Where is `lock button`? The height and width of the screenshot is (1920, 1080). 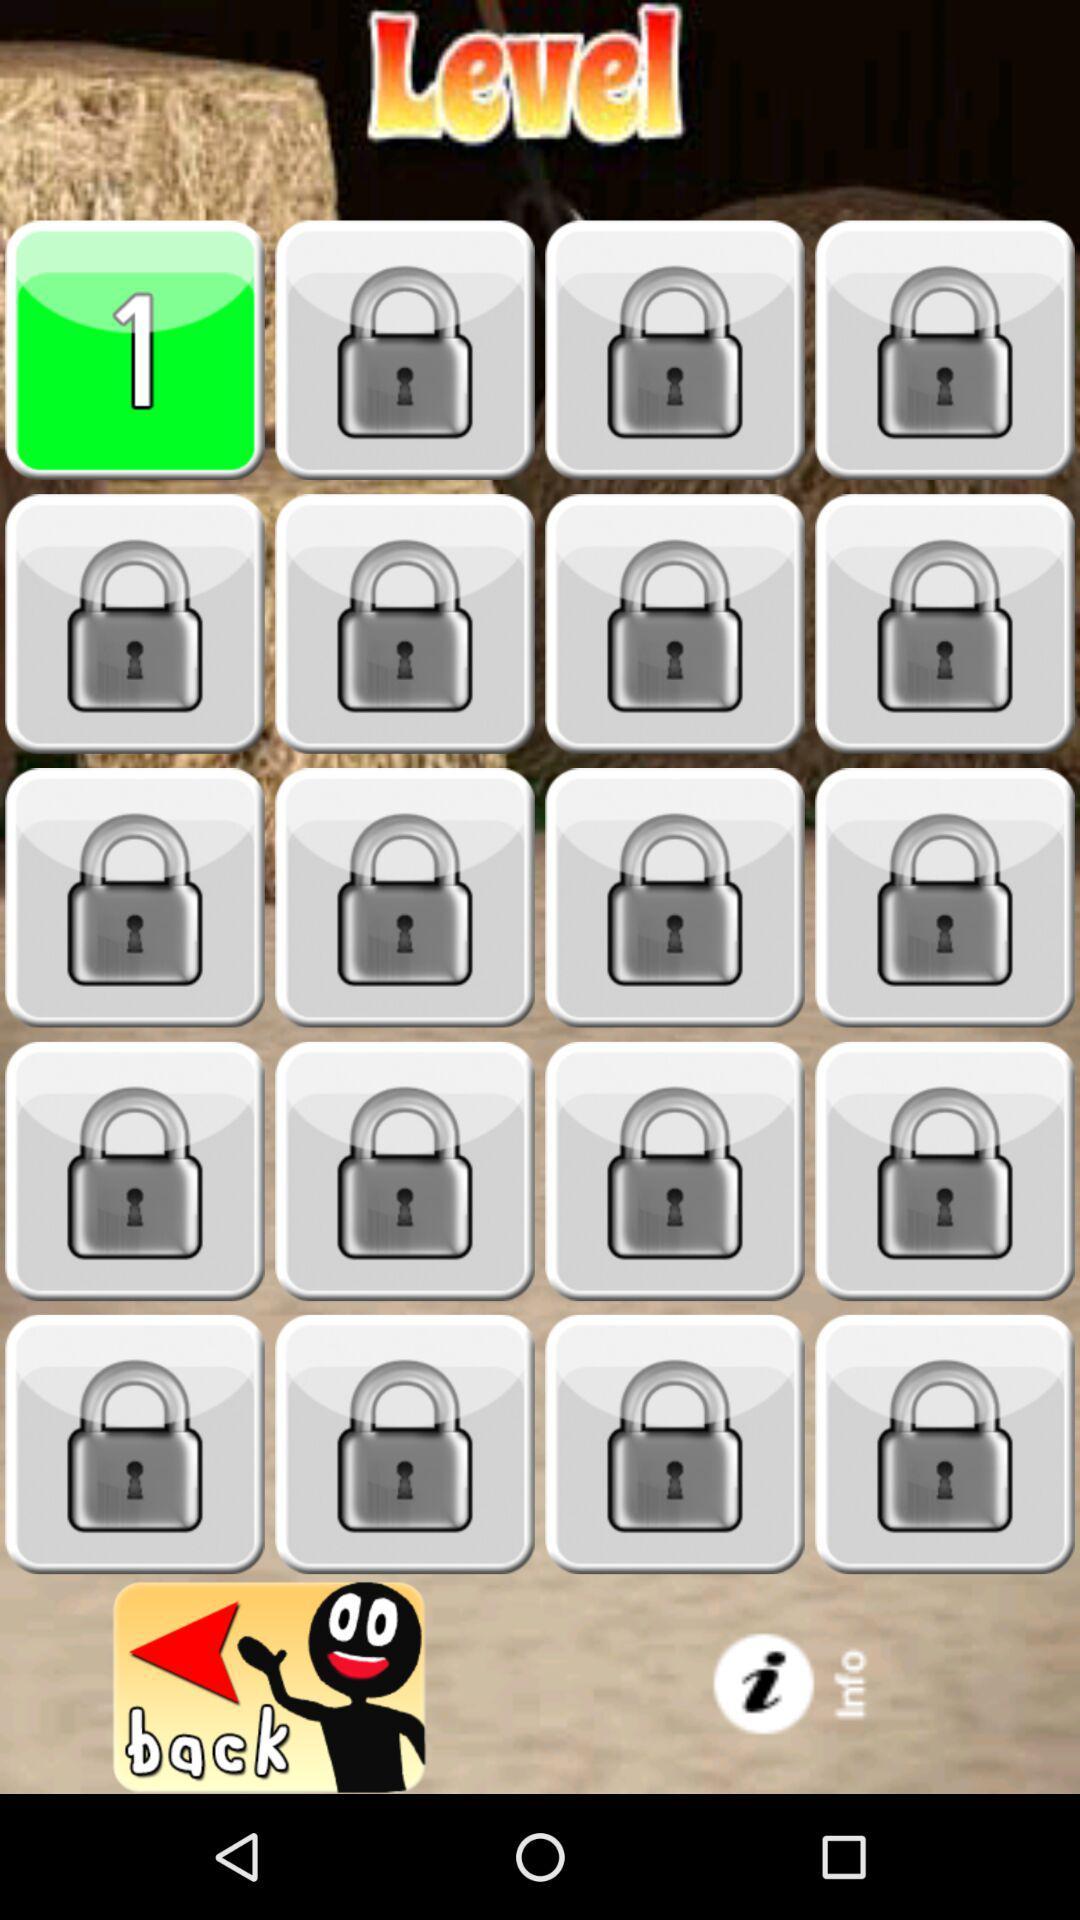 lock button is located at coordinates (945, 897).